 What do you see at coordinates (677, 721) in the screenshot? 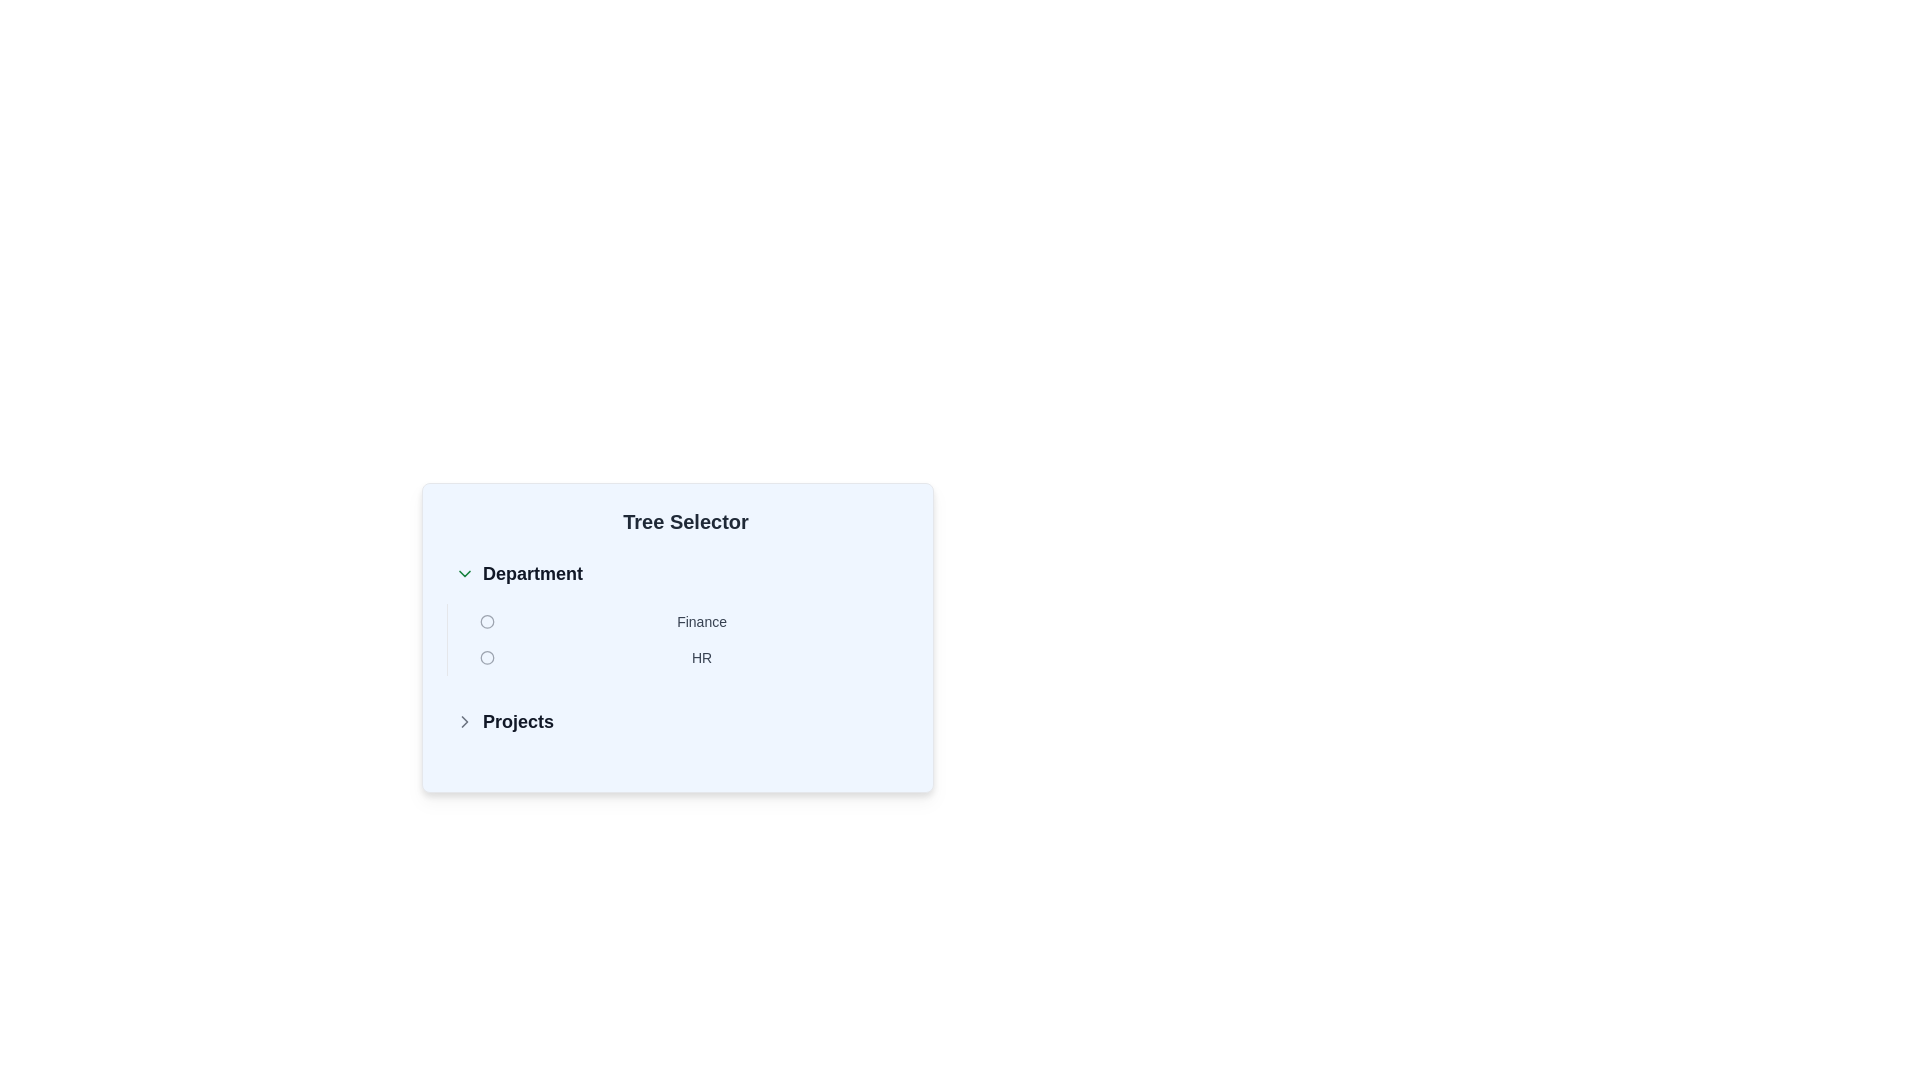
I see `the 'Projects' Toggle button located at the center of the element, which is situated towards the middle of a light blue background and is the last item` at bounding box center [677, 721].